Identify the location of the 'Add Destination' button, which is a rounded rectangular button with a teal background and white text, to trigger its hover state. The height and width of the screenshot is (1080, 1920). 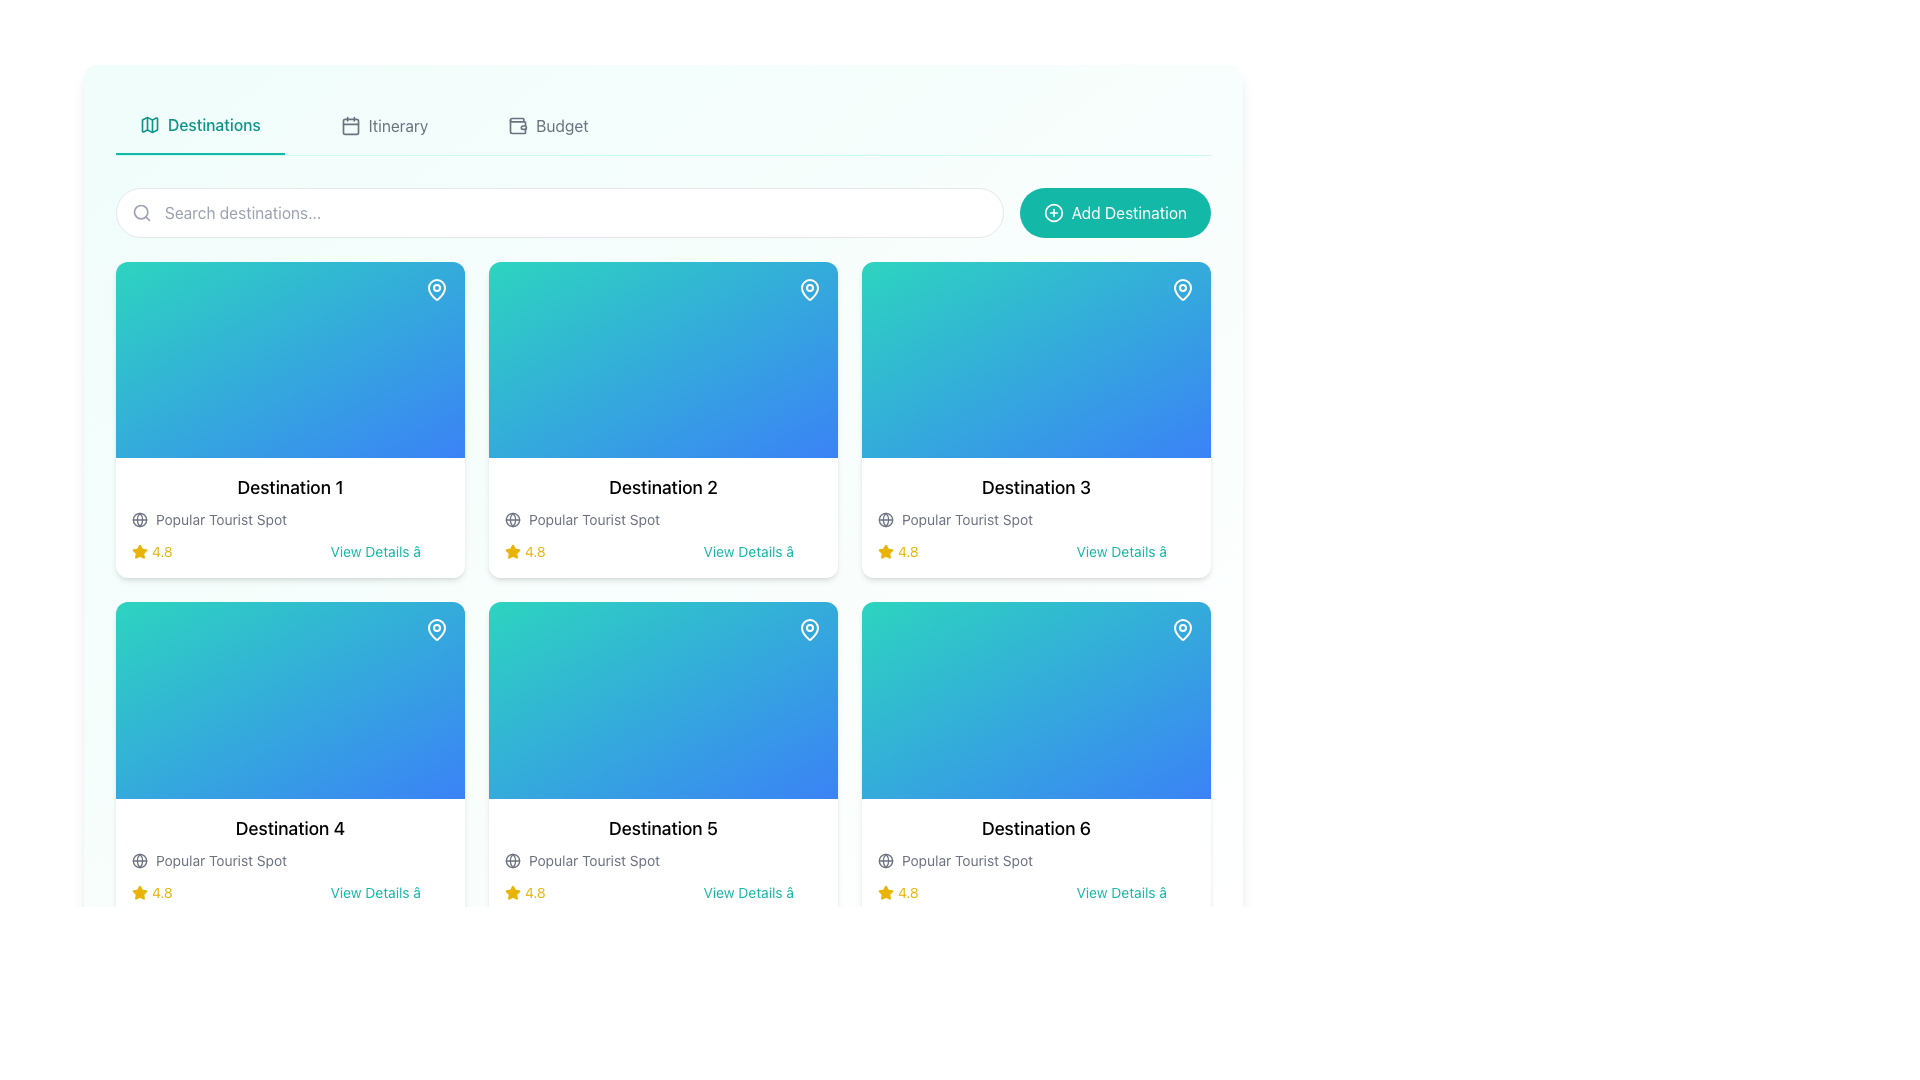
(1114, 212).